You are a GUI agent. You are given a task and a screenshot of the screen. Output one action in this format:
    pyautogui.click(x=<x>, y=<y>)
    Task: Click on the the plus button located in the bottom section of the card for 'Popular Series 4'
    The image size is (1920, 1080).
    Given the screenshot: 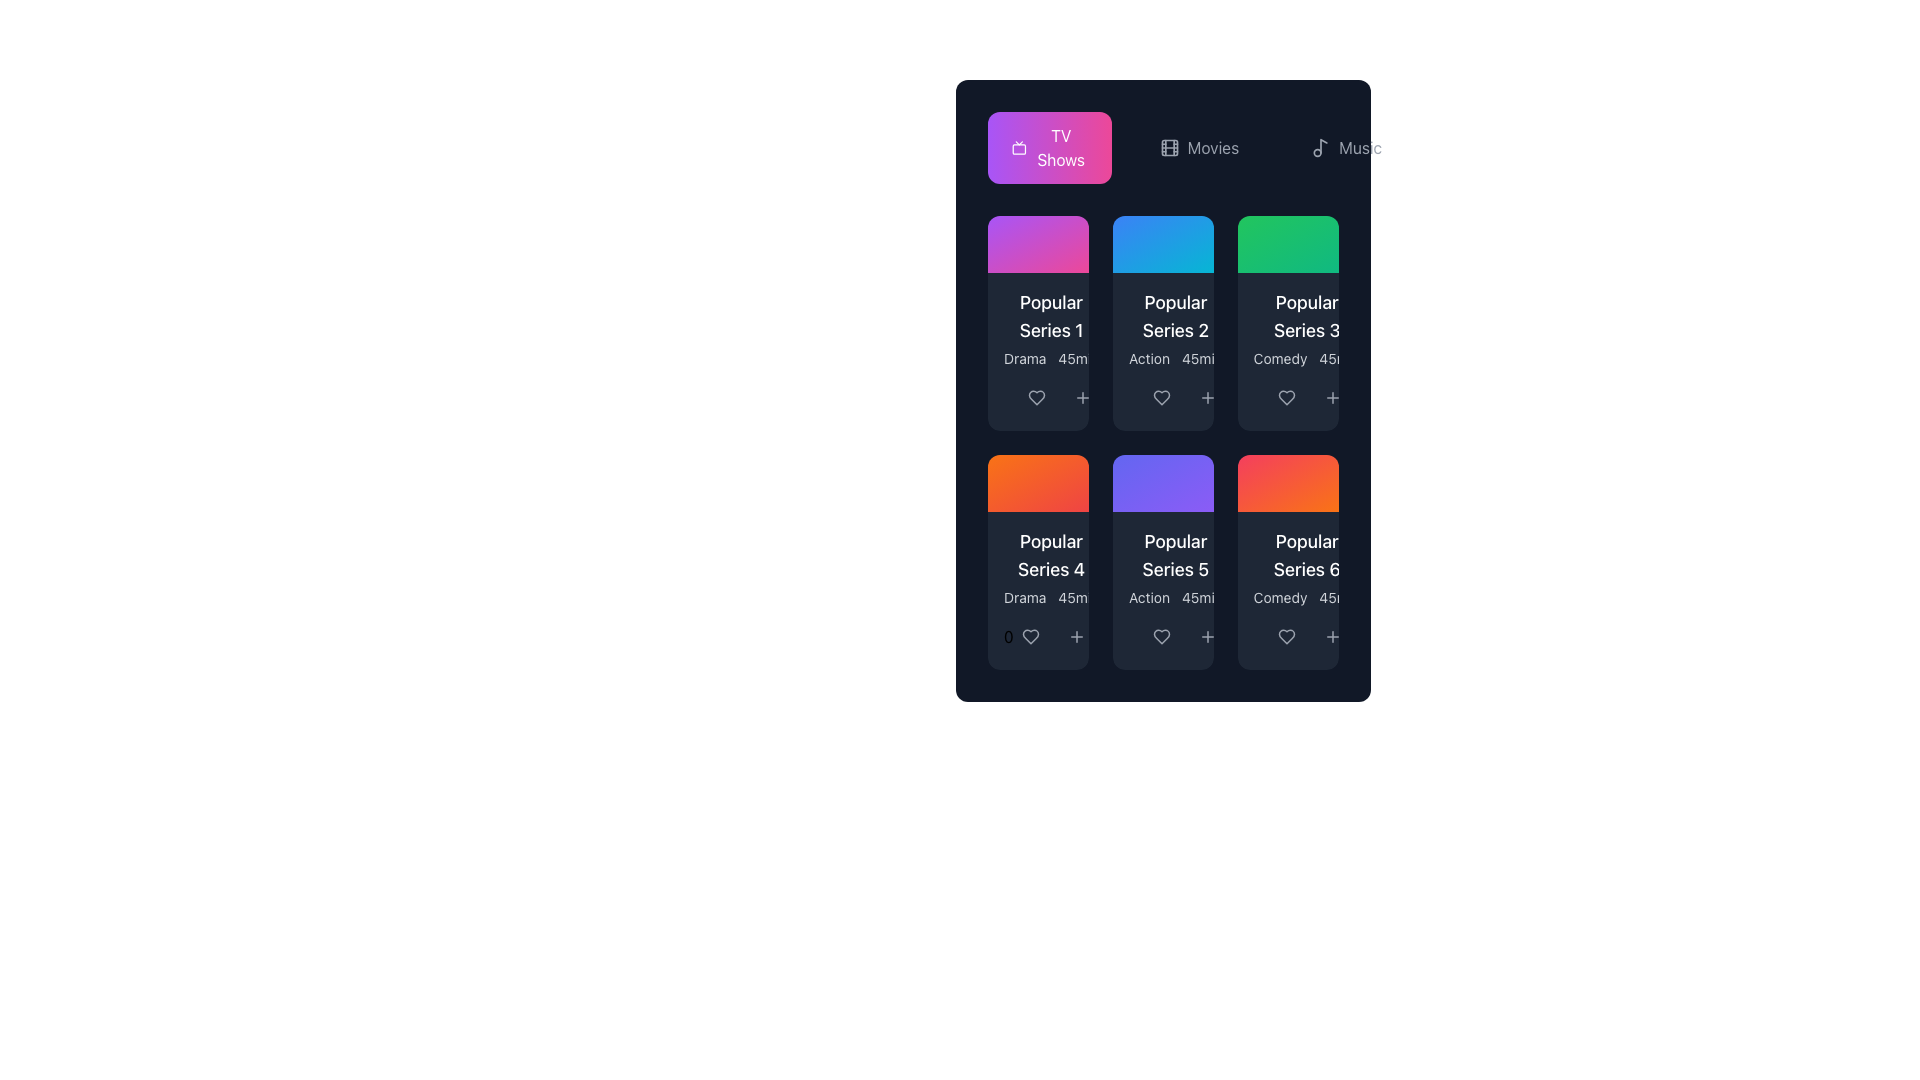 What is the action you would take?
    pyautogui.click(x=1075, y=636)
    